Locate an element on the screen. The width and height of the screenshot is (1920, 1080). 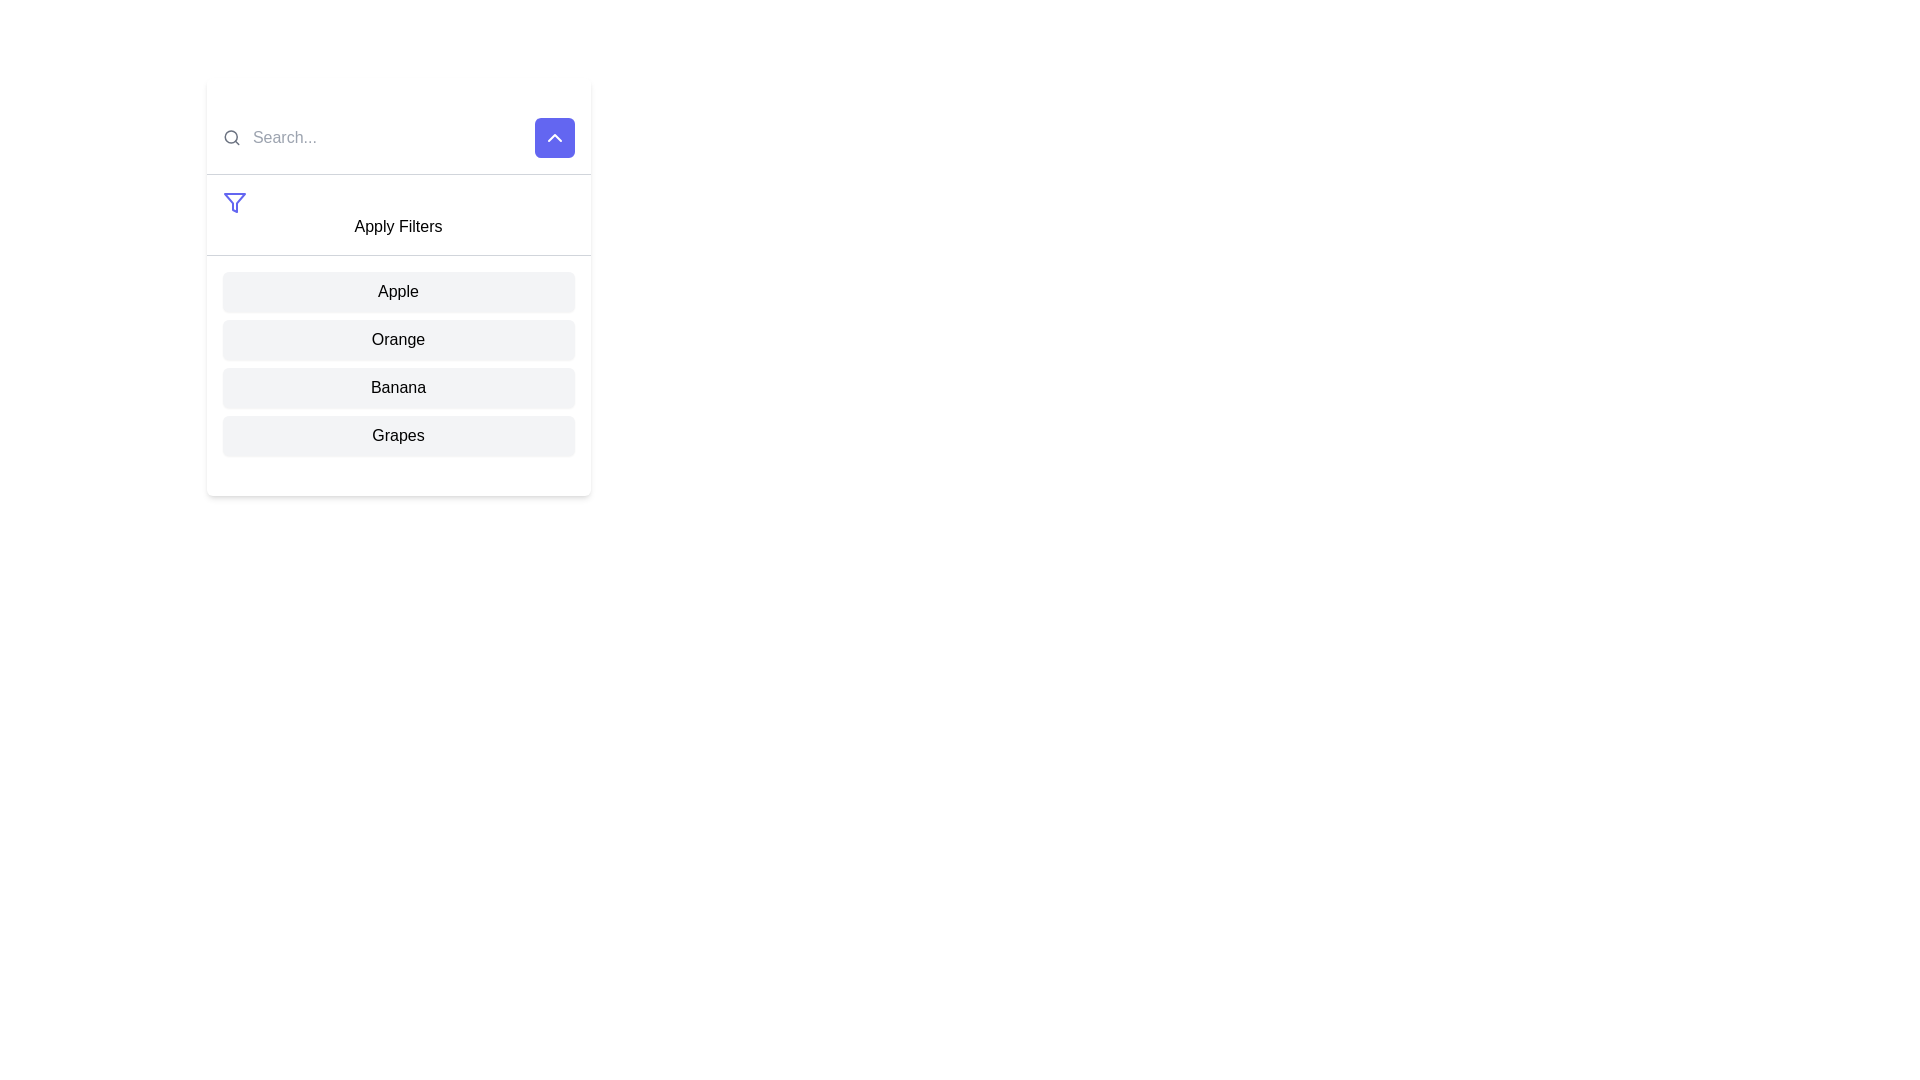
the small upward-pointing chevron icon located in the top-right corner of the user interface, which is inside a rounded rectangular button is located at coordinates (554, 137).